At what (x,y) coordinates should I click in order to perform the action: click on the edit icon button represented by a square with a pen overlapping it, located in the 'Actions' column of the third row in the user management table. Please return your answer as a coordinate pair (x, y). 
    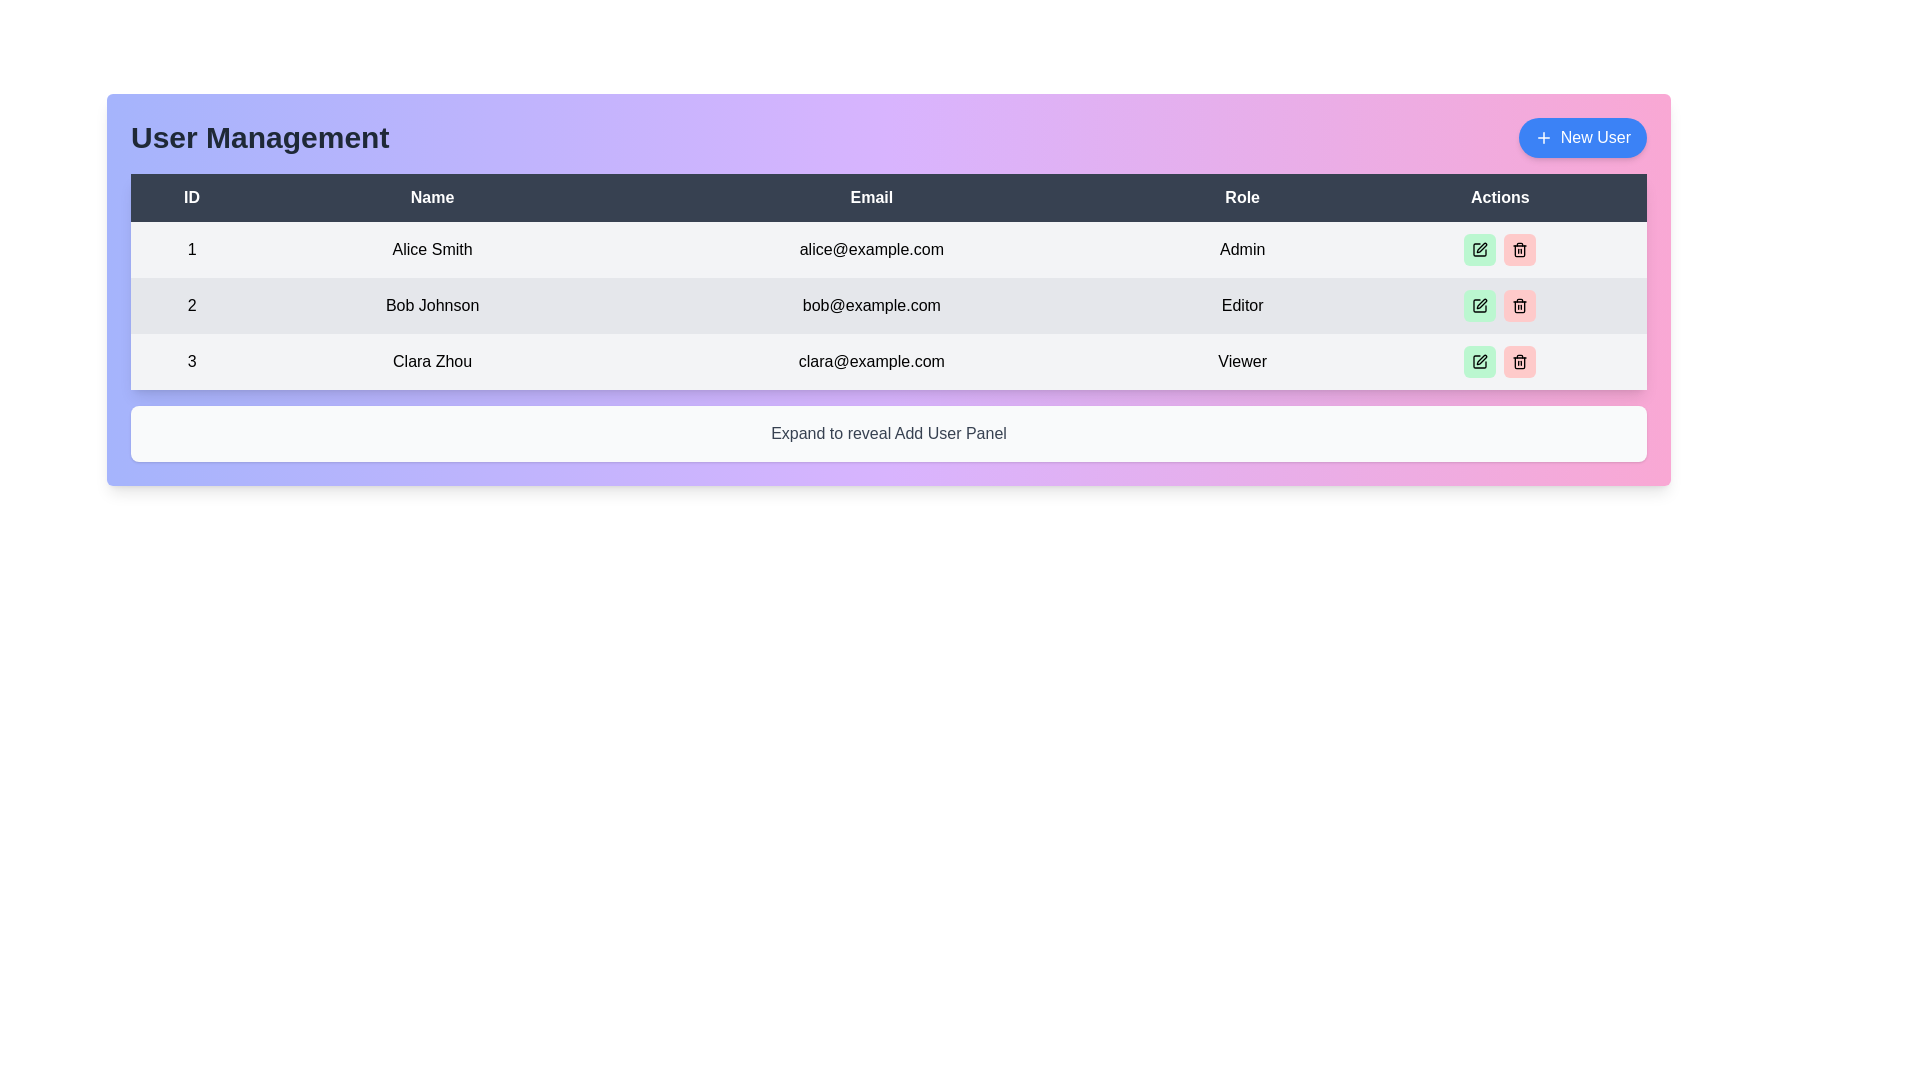
    Looking at the image, I should click on (1480, 362).